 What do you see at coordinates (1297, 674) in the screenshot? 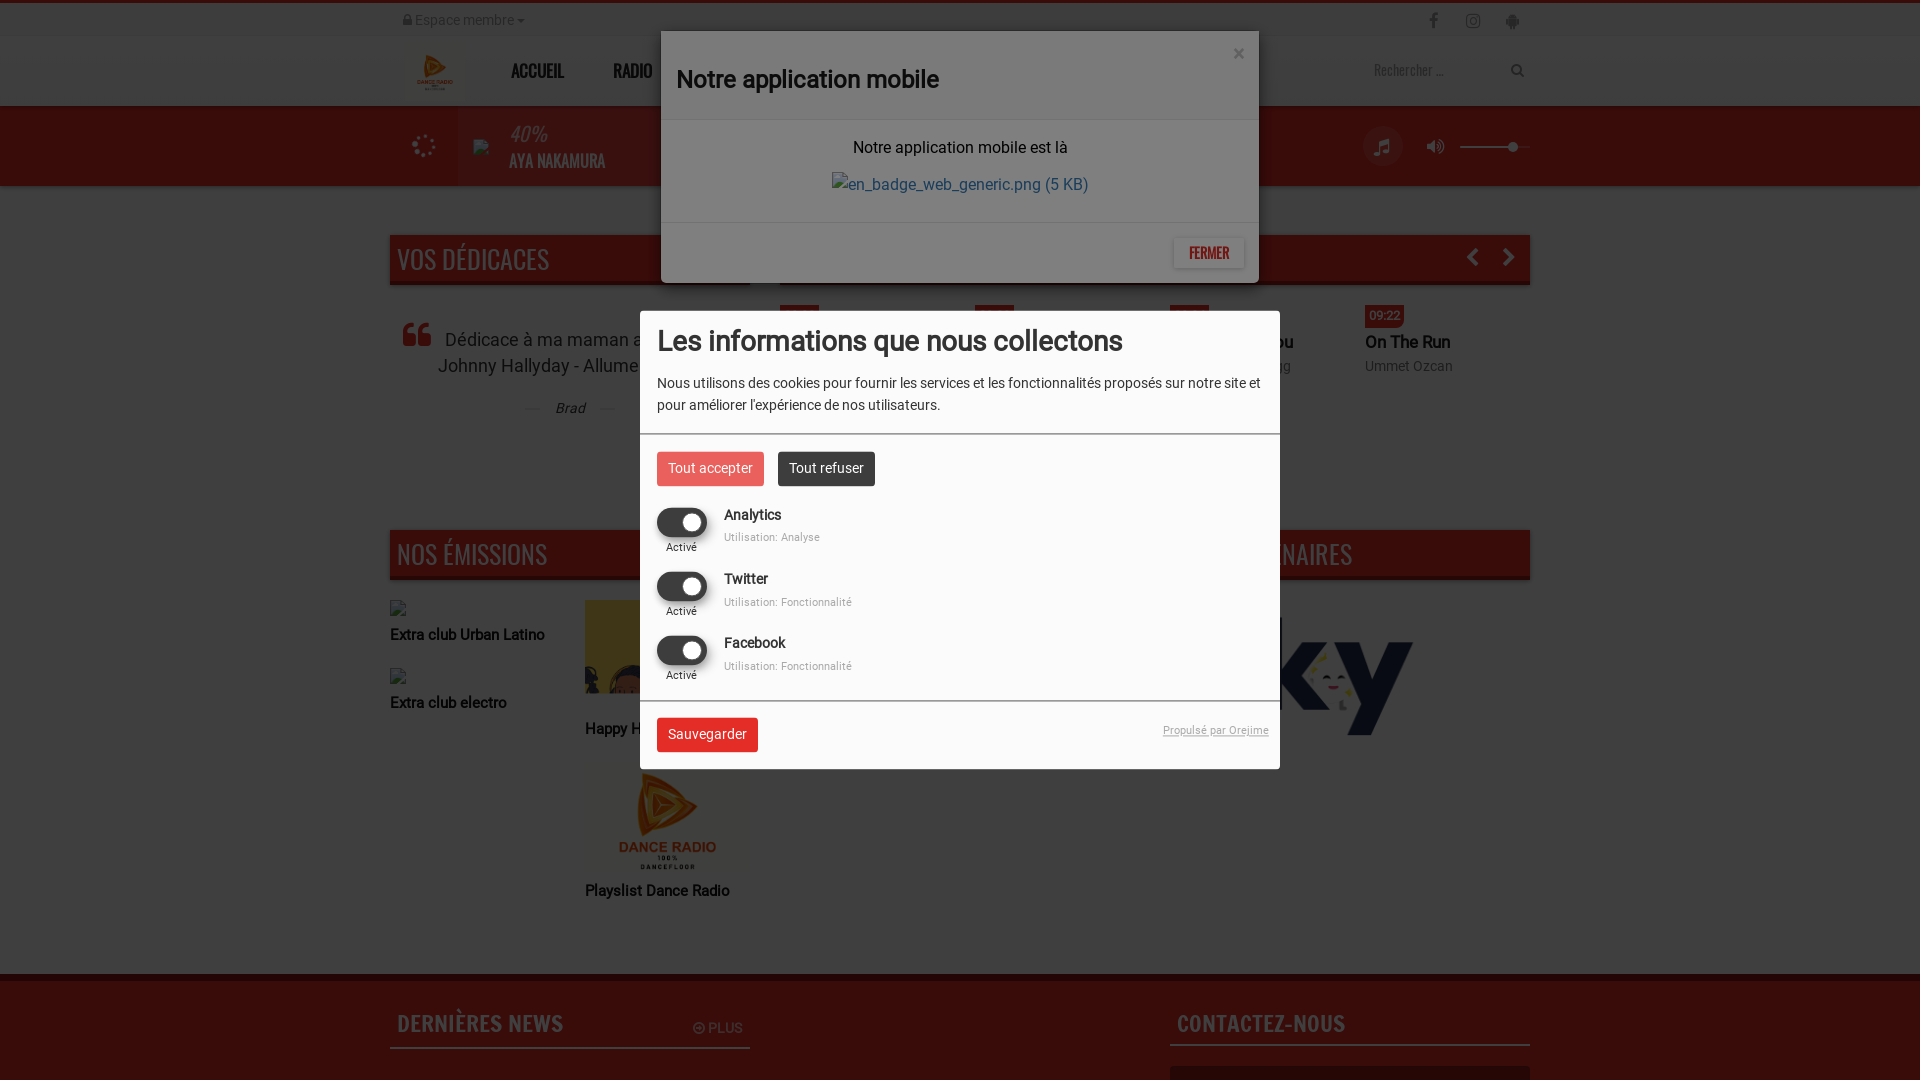
I see `'Skybot discord'` at bounding box center [1297, 674].